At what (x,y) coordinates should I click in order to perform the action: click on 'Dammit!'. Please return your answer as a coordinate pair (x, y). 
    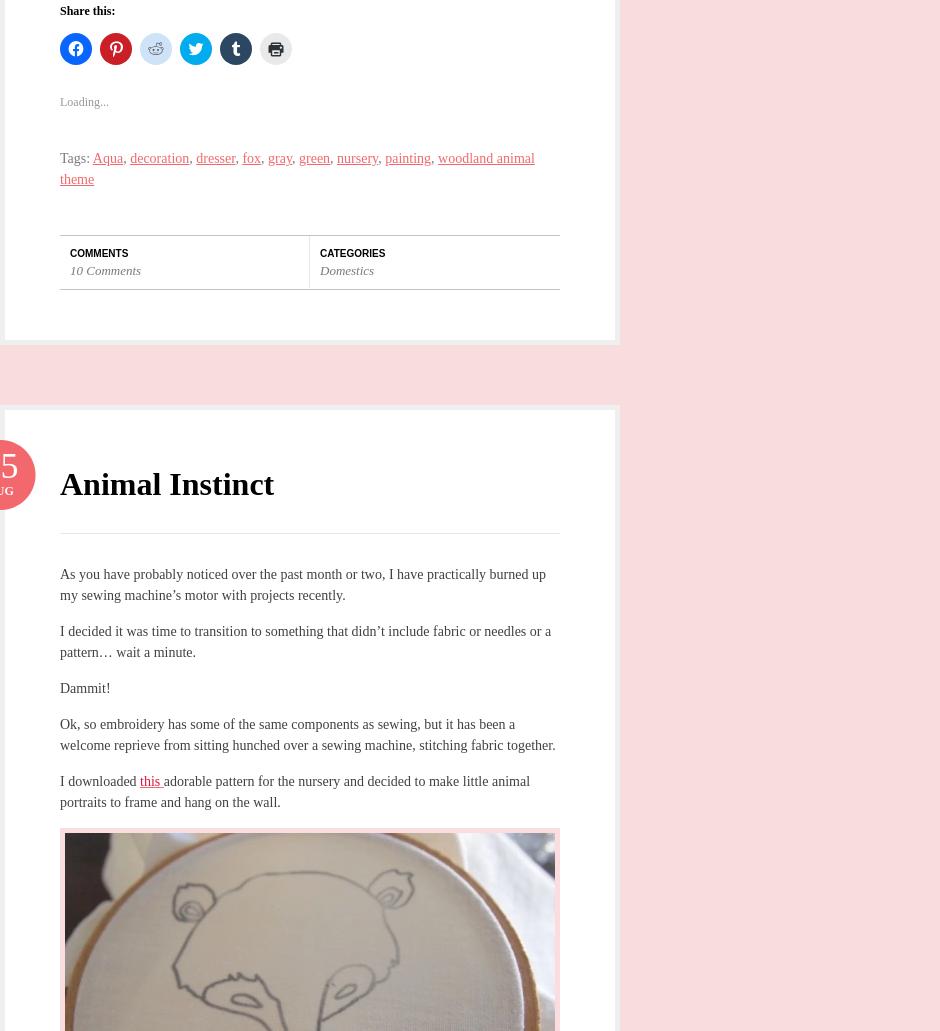
    Looking at the image, I should click on (84, 687).